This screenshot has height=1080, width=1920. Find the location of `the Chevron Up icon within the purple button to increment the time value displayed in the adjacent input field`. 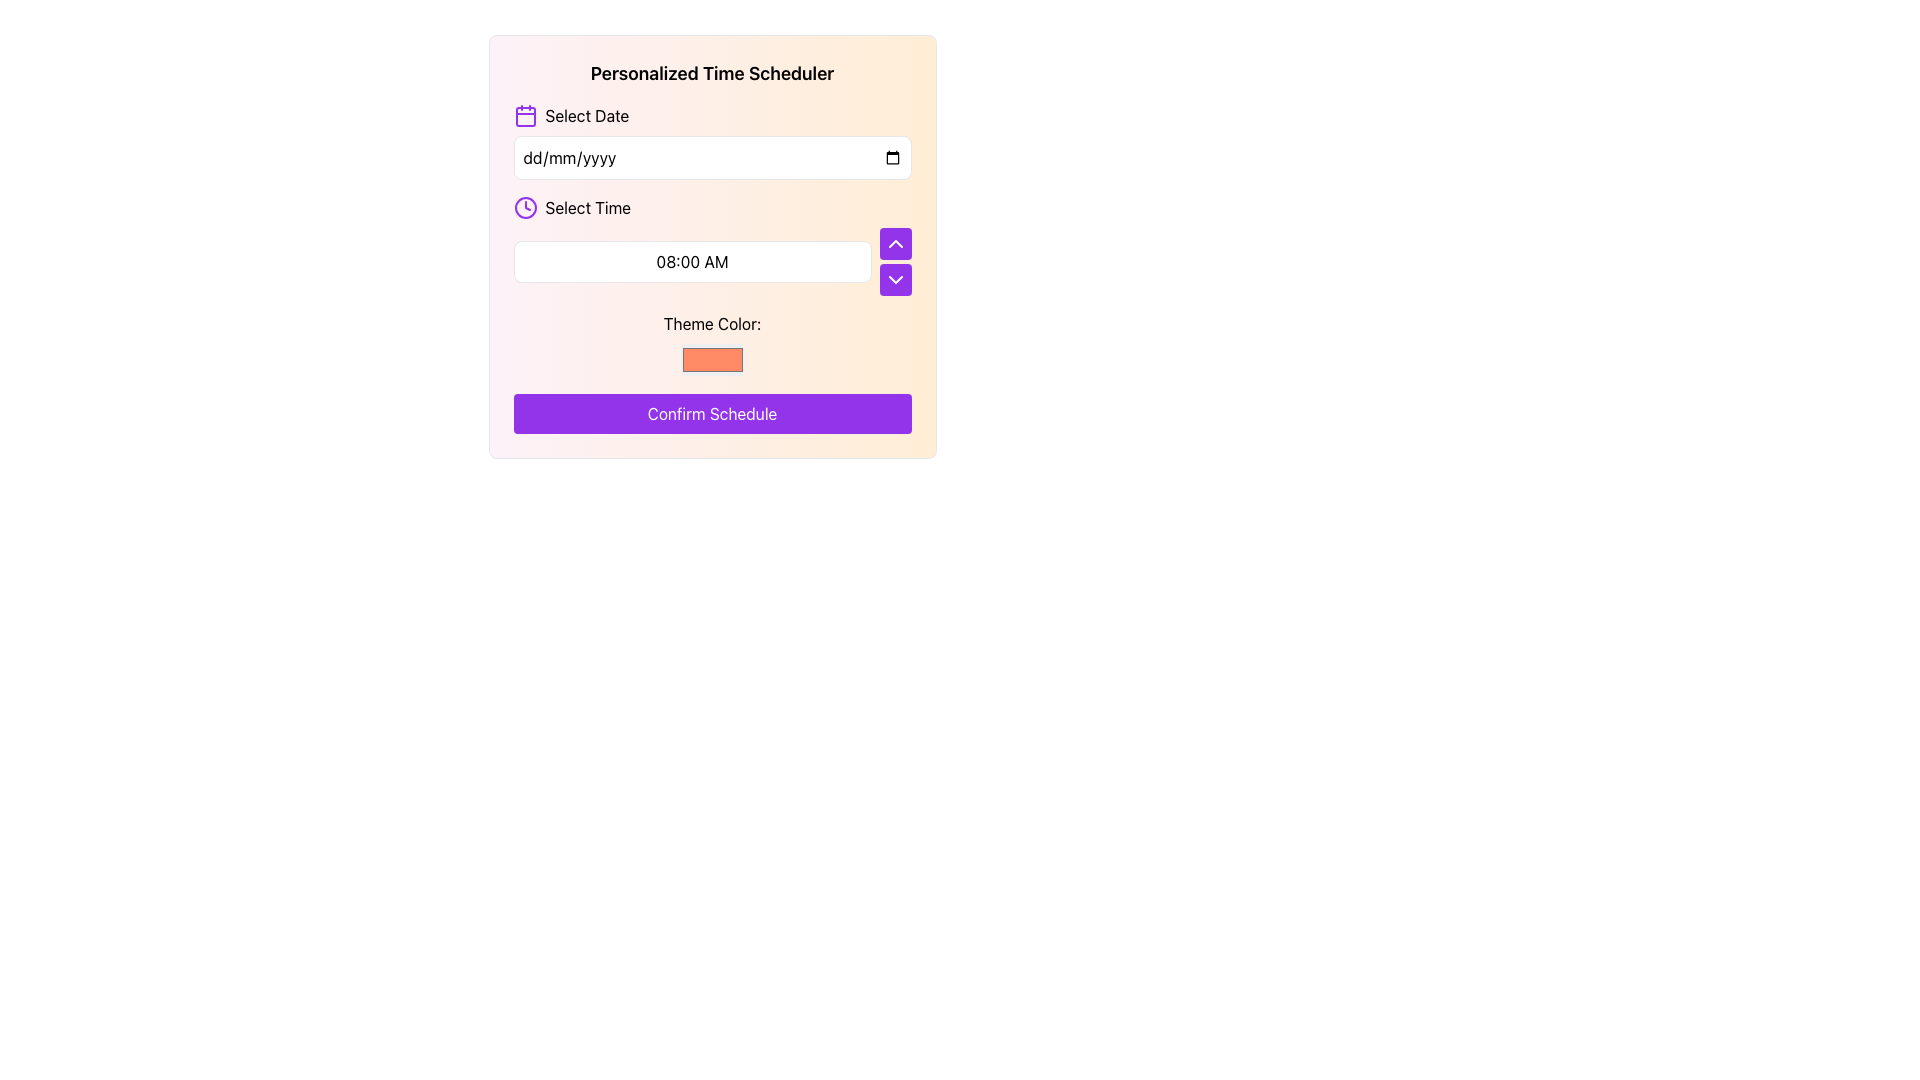

the Chevron Up icon within the purple button to increment the time value displayed in the adjacent input field is located at coordinates (894, 242).